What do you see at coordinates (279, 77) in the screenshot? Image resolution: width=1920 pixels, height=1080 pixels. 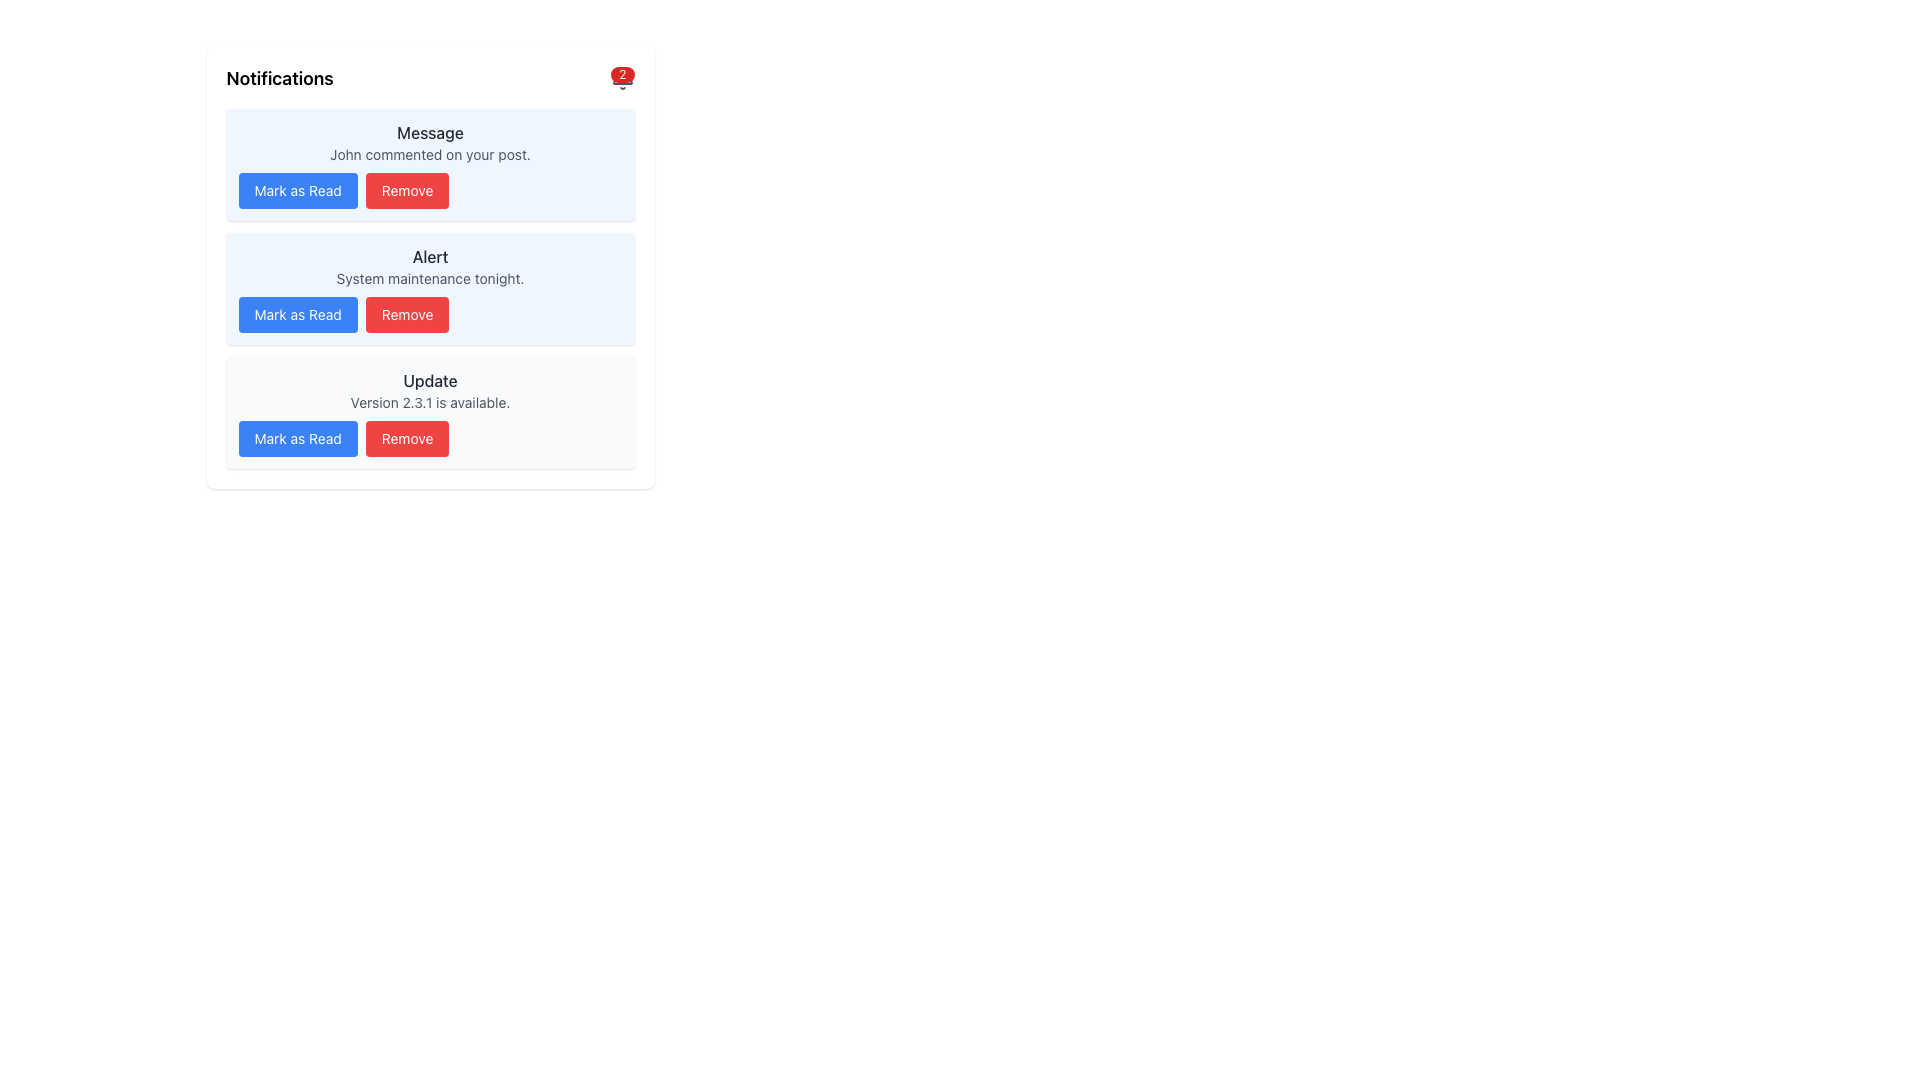 I see `the text label positioned at the top-left corner of the notification panel, which serves as a heading for the notification section` at bounding box center [279, 77].